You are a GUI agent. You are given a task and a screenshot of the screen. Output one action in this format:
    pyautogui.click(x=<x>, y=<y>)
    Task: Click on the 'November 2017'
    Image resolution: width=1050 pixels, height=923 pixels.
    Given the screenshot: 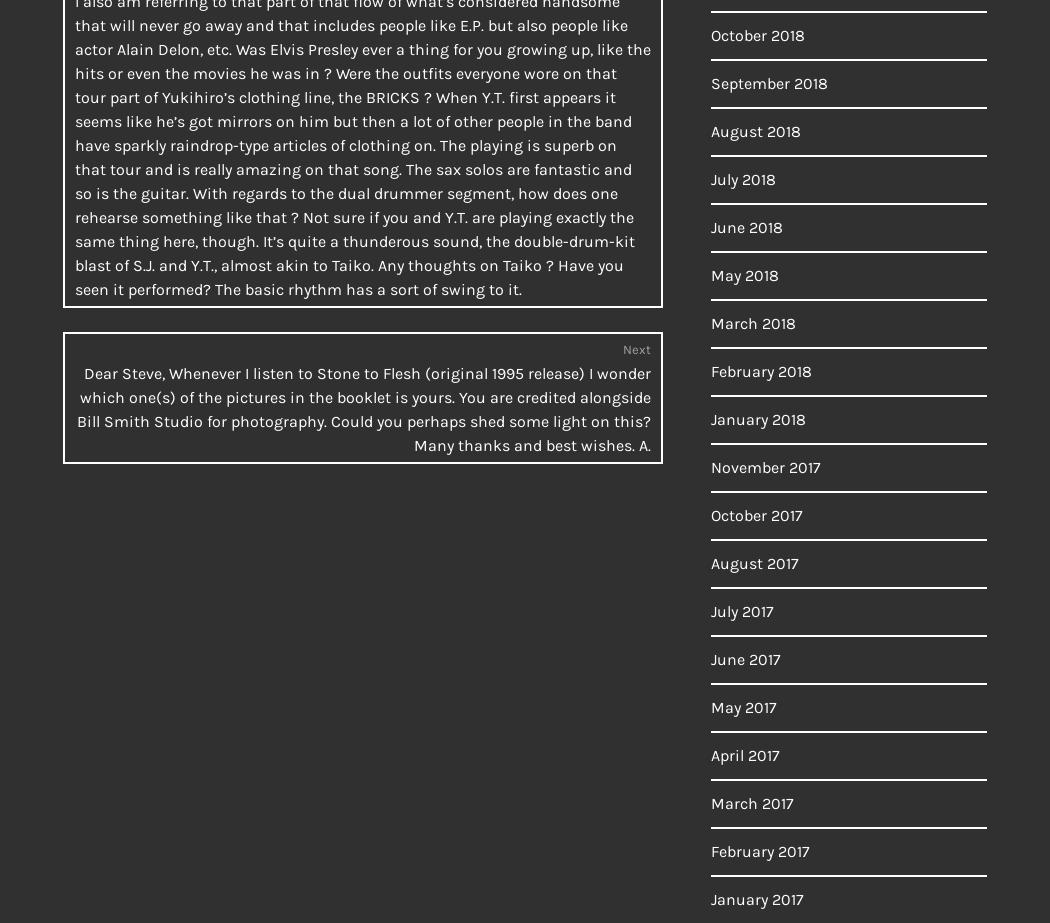 What is the action you would take?
    pyautogui.click(x=710, y=466)
    